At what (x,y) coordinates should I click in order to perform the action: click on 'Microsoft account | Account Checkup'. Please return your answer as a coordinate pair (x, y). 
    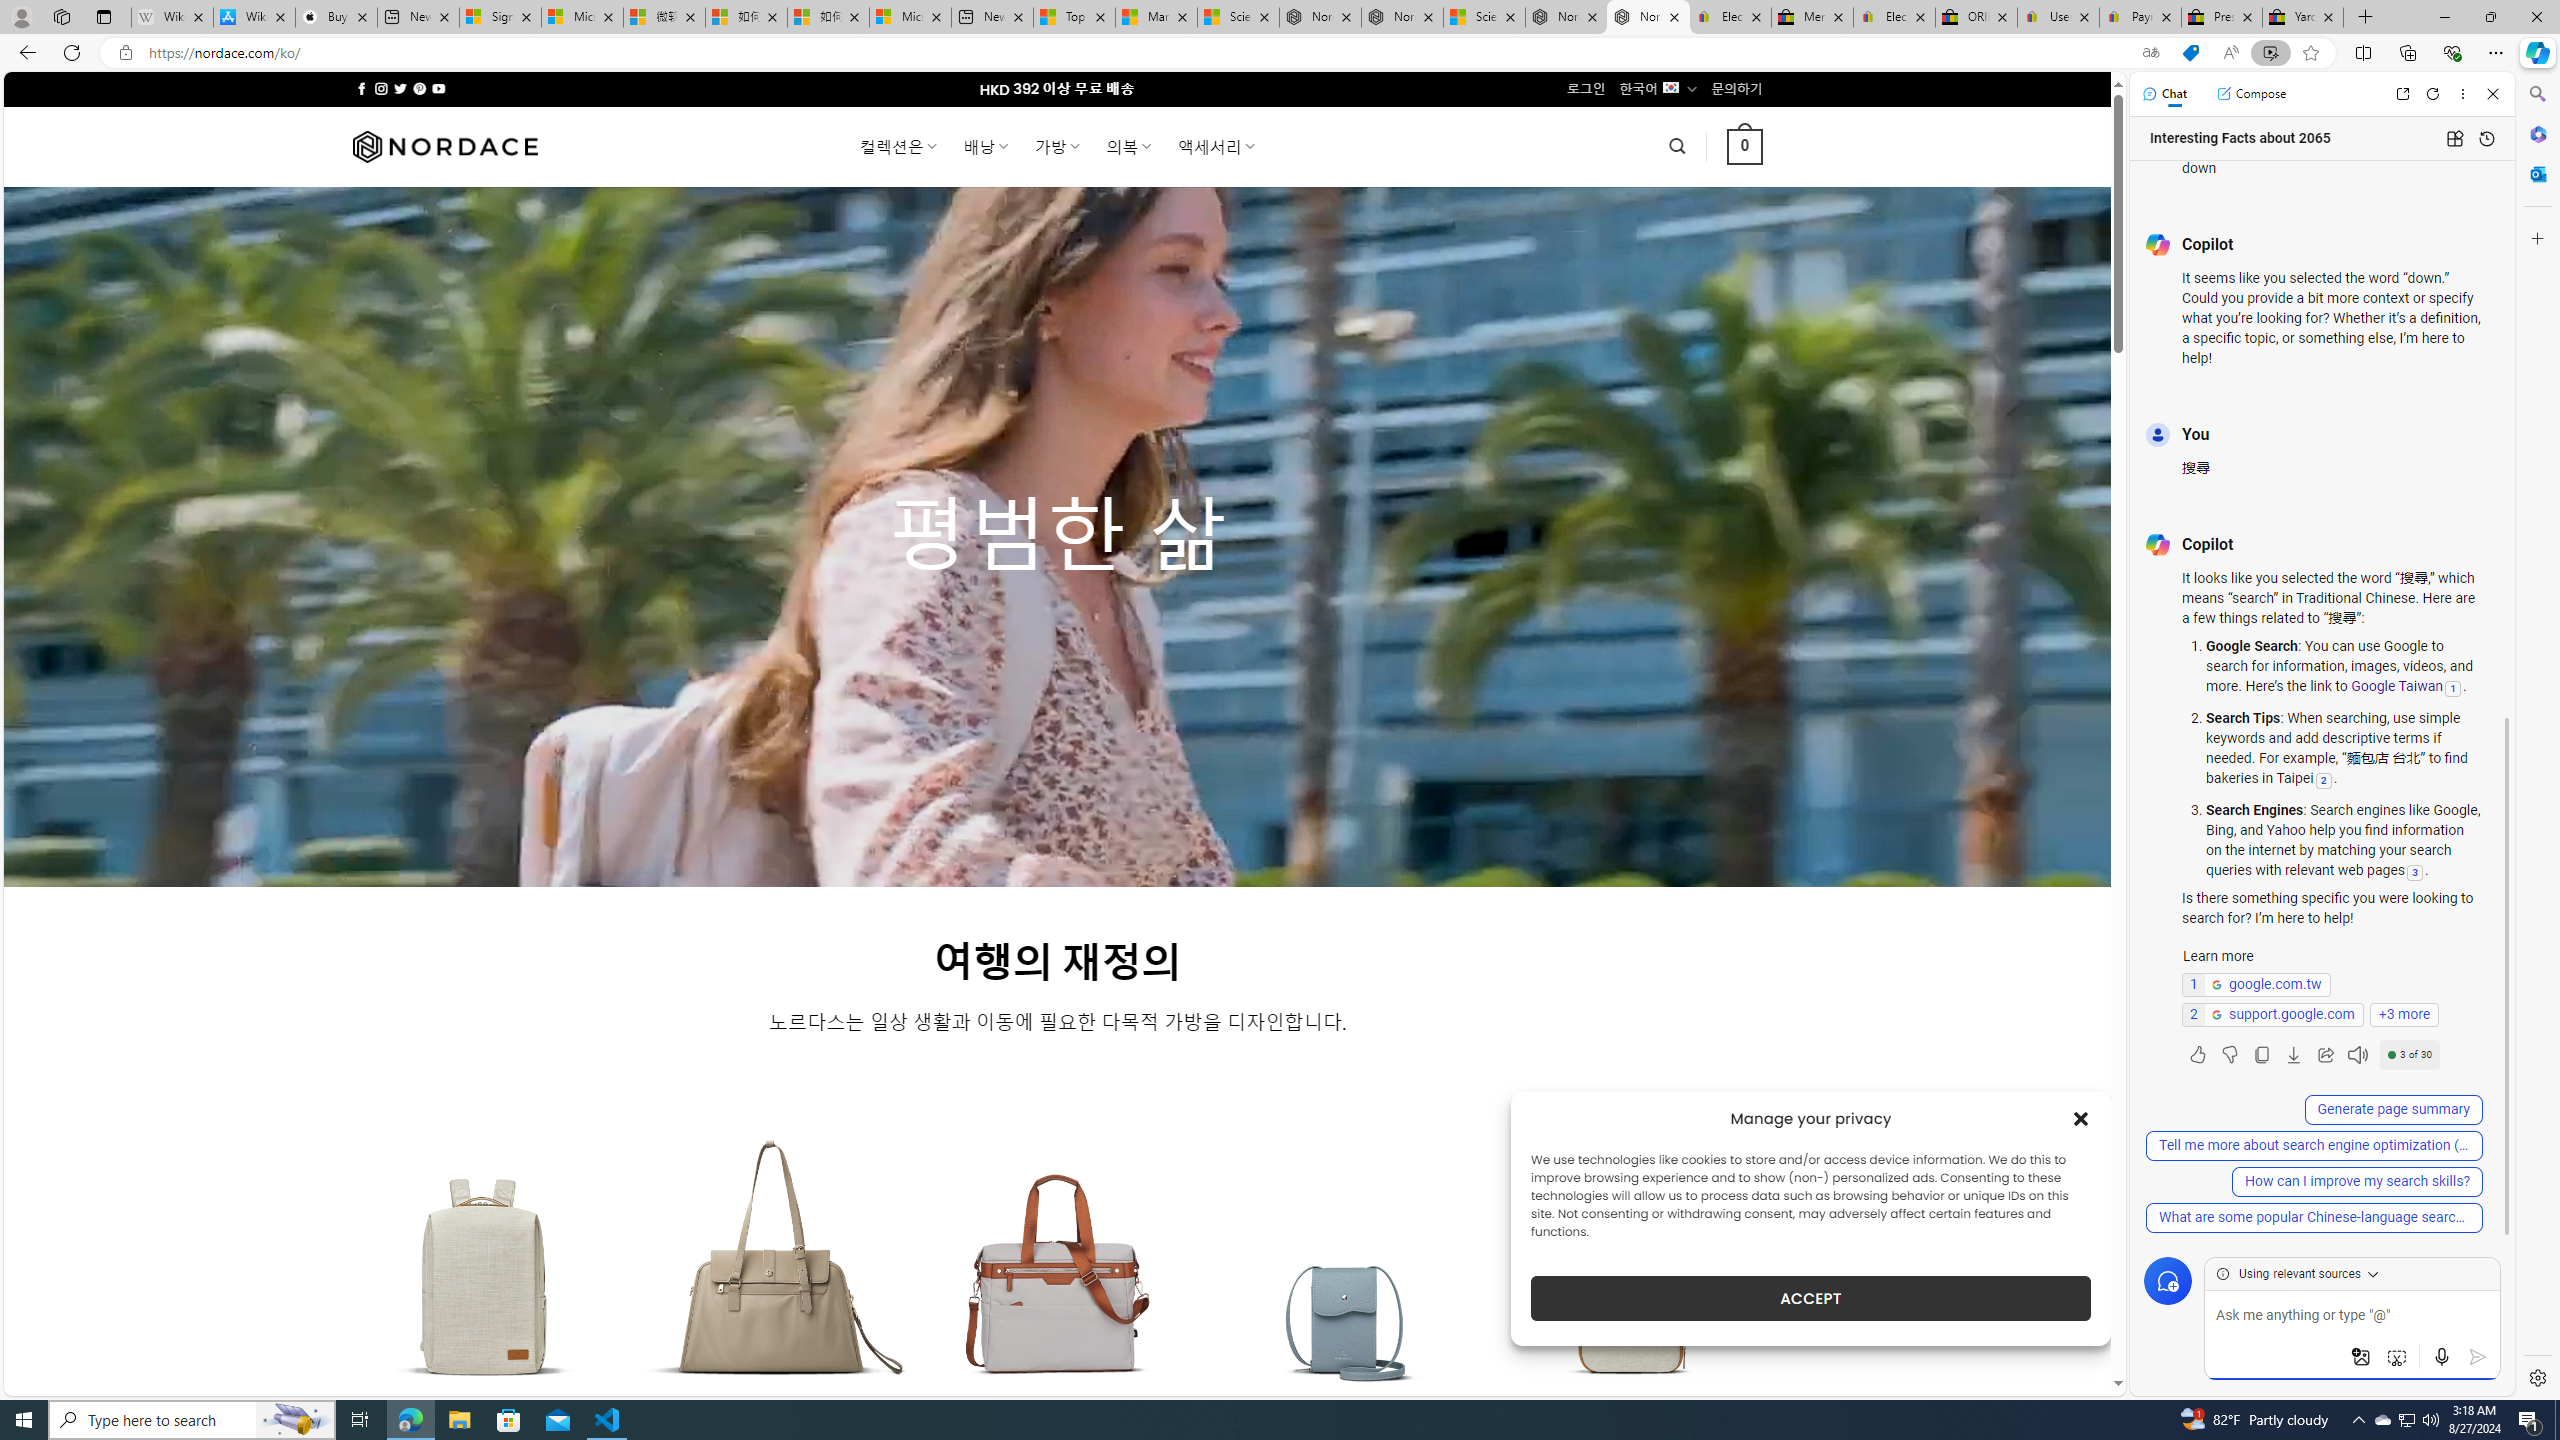
    Looking at the image, I should click on (909, 16).